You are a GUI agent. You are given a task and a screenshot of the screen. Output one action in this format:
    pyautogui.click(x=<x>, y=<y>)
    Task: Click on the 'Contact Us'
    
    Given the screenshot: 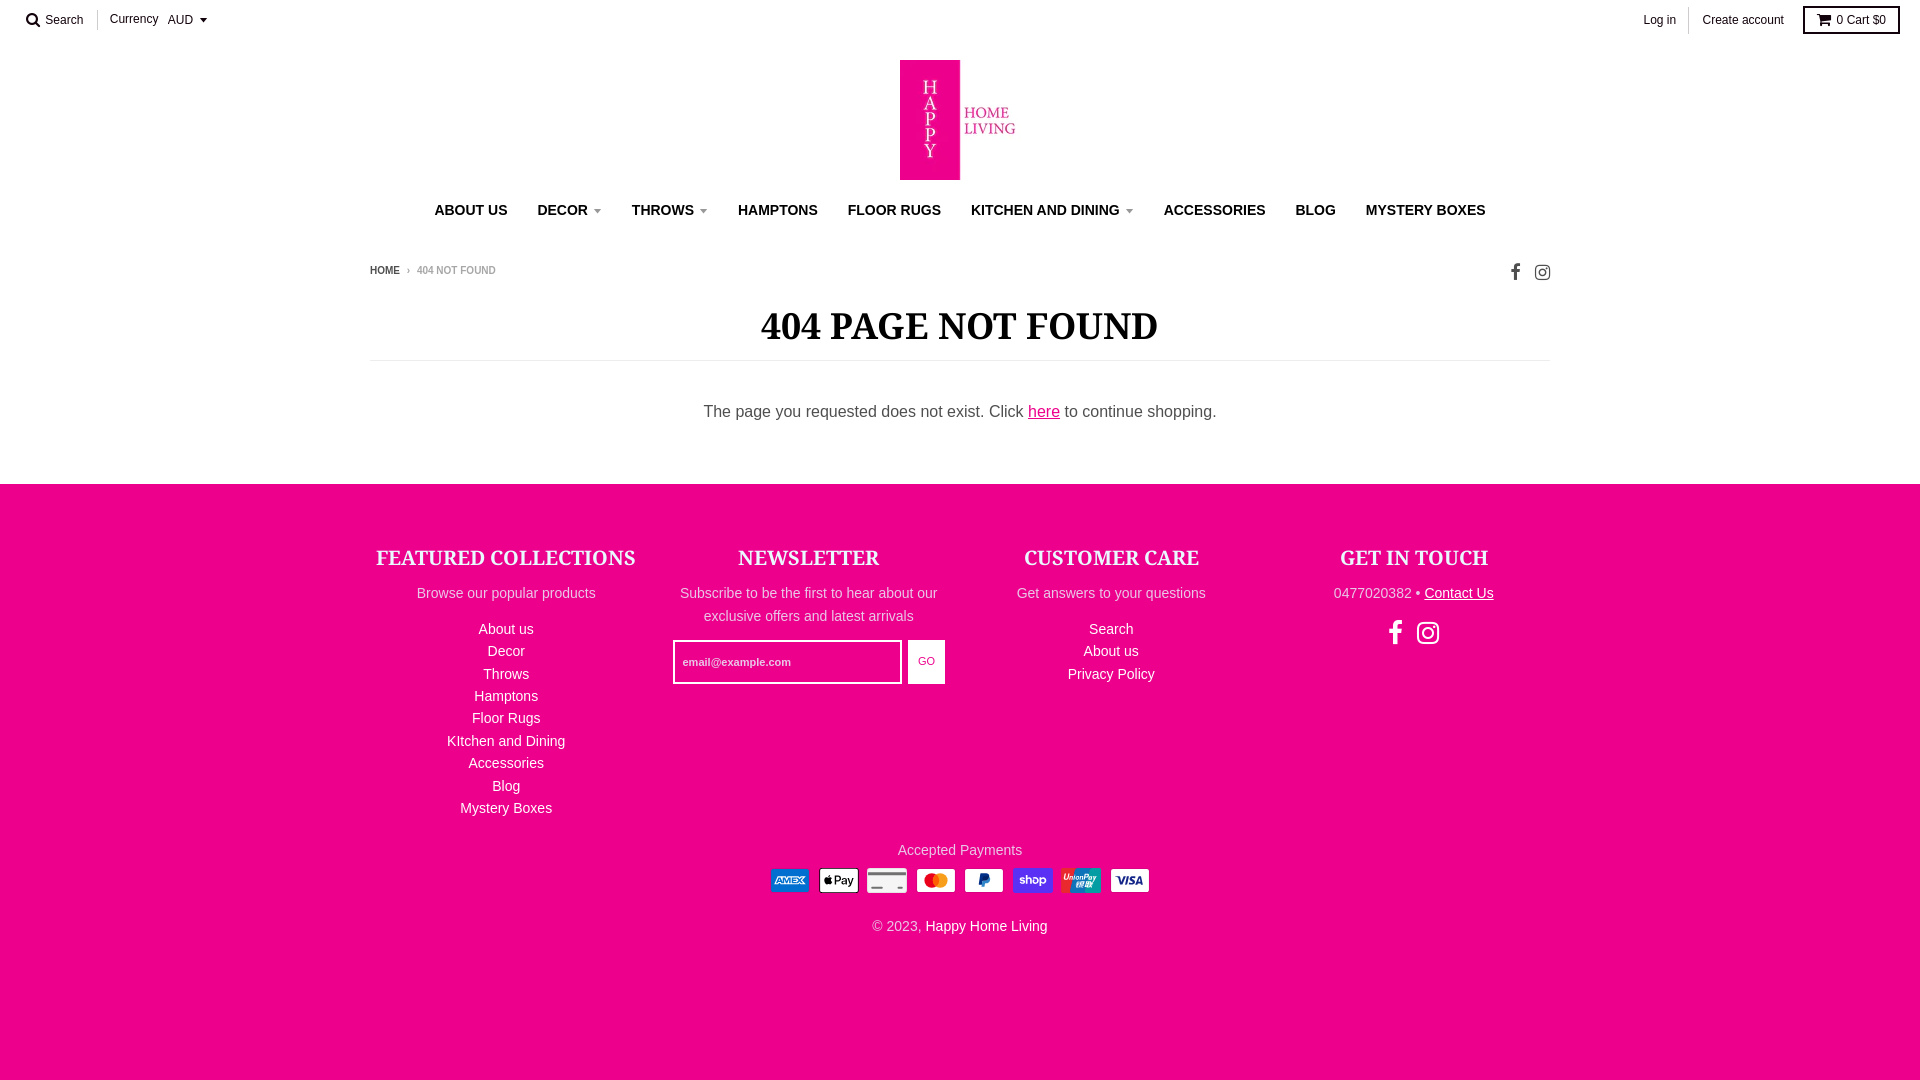 What is the action you would take?
    pyautogui.click(x=1458, y=592)
    